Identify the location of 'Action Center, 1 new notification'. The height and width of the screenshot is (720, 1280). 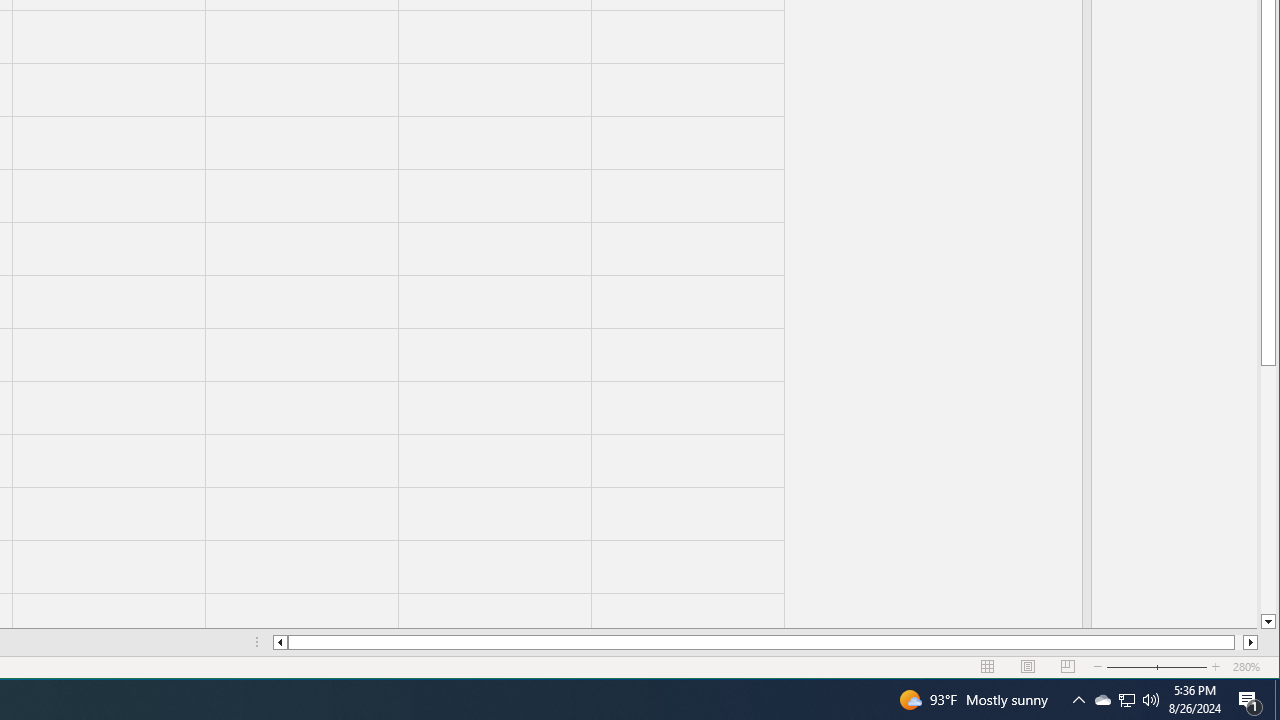
(1250, 698).